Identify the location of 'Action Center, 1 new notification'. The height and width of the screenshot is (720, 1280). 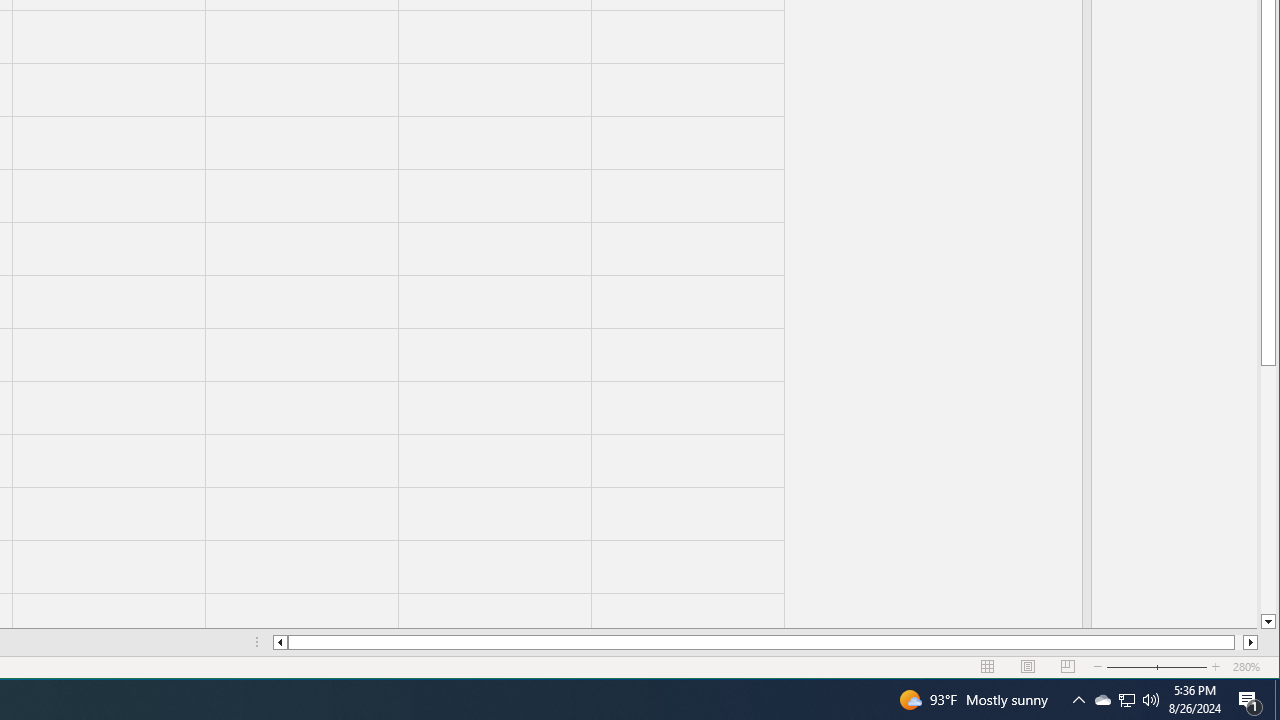
(1250, 698).